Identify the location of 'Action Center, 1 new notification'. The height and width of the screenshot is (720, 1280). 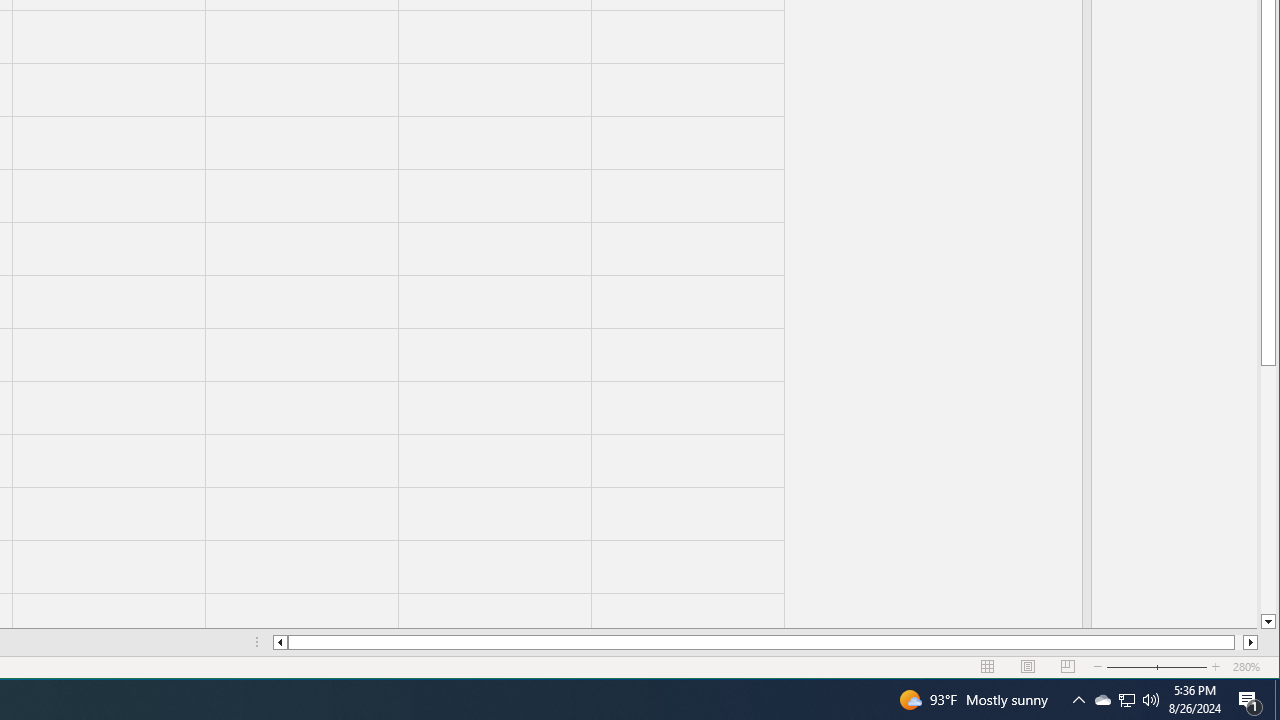
(1250, 698).